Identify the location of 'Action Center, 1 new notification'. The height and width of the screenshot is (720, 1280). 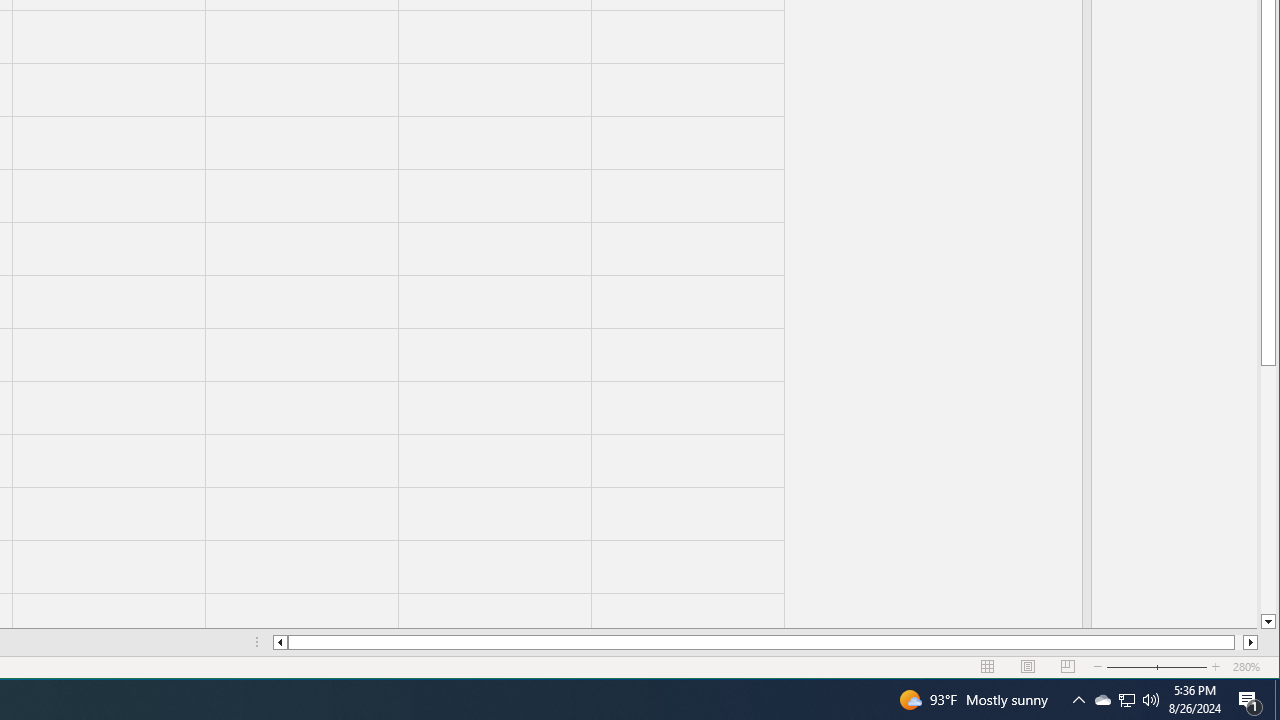
(1250, 698).